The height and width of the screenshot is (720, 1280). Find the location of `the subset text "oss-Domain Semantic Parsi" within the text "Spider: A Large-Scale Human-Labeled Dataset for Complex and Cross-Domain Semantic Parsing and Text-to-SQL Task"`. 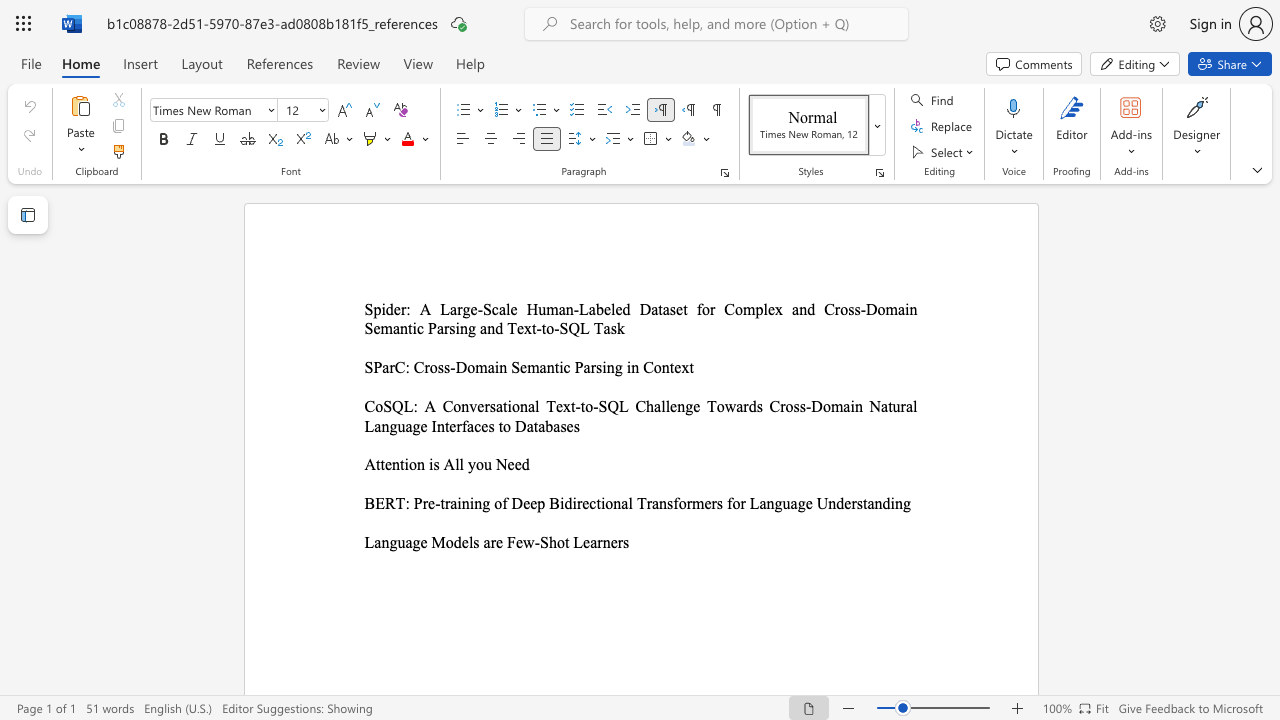

the subset text "oss-Domain Semantic Parsi" within the text "Spider: A Large-Scale Human-Labeled Dataset for Complex and Cross-Domain Semantic Parsing and Text-to-SQL Task" is located at coordinates (840, 309).